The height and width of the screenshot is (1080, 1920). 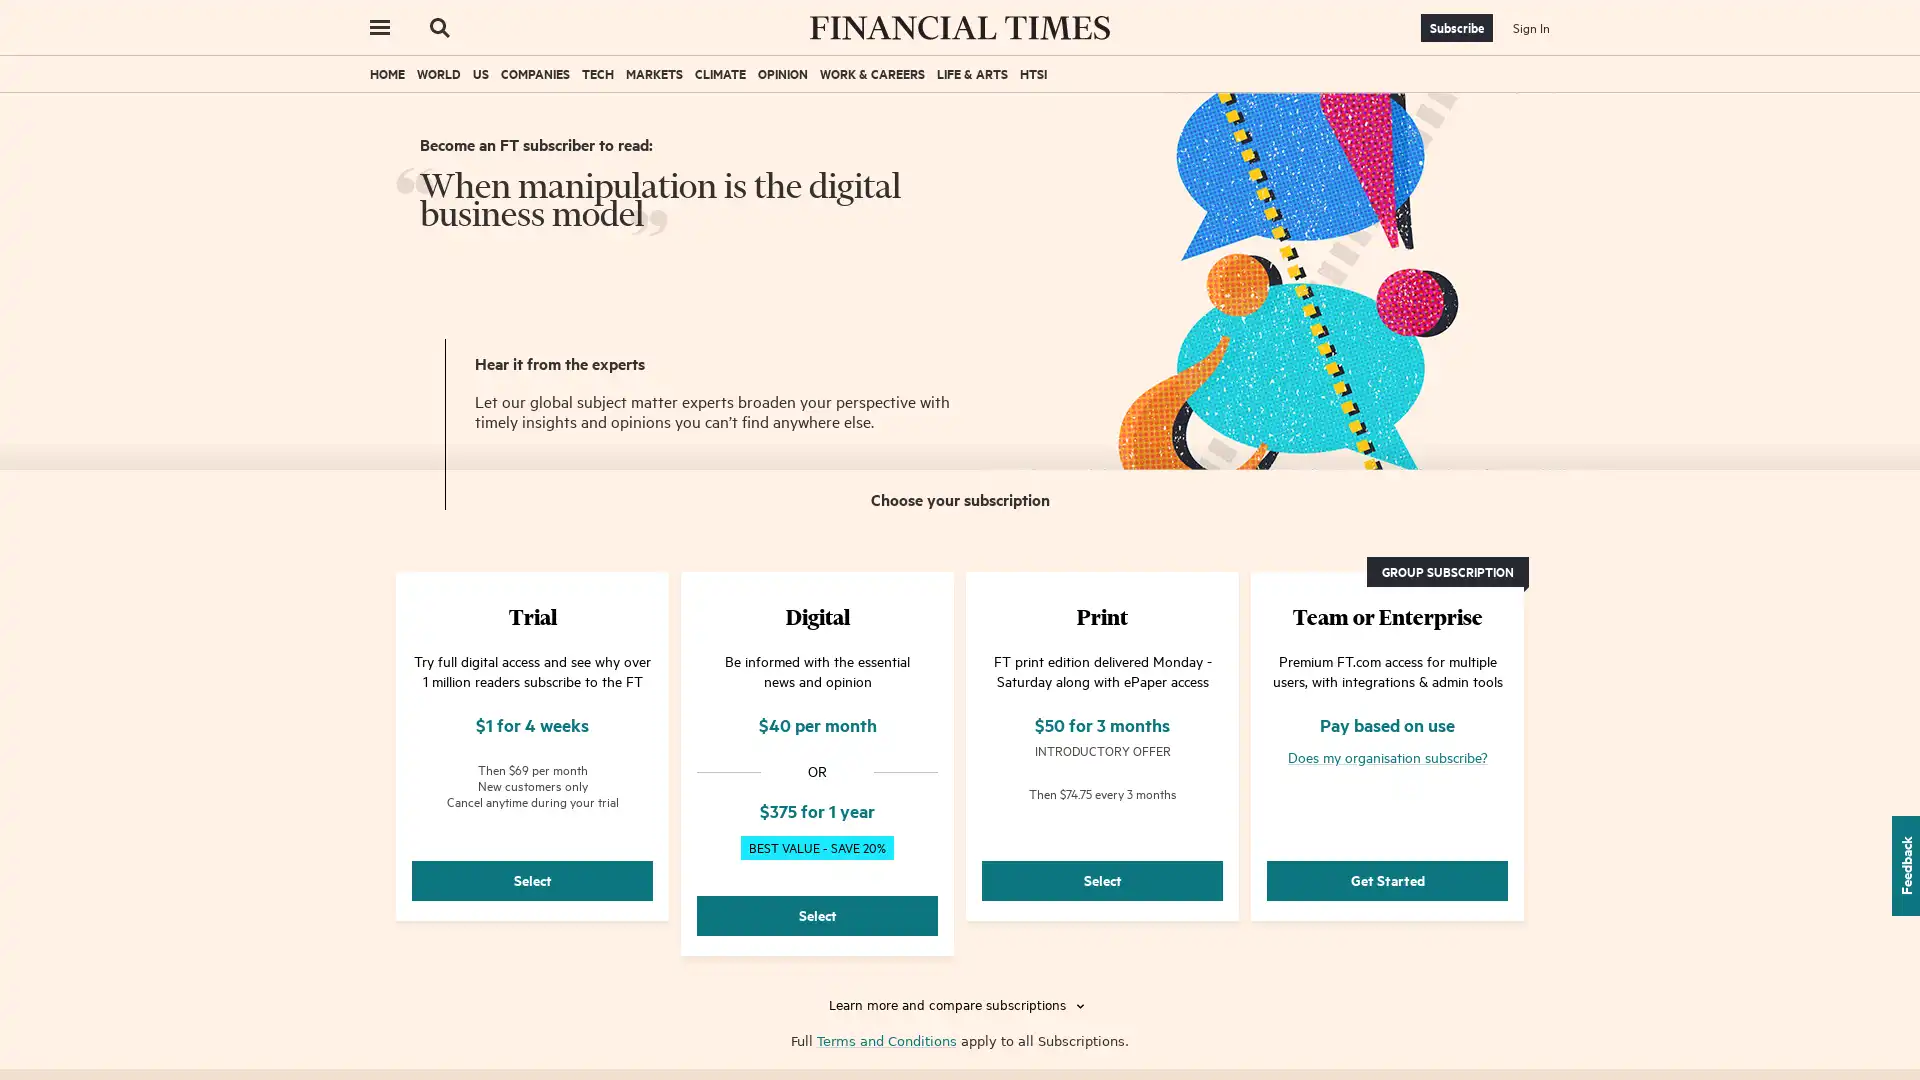 What do you see at coordinates (1457, 27) in the screenshot?
I see `Subscribe` at bounding box center [1457, 27].